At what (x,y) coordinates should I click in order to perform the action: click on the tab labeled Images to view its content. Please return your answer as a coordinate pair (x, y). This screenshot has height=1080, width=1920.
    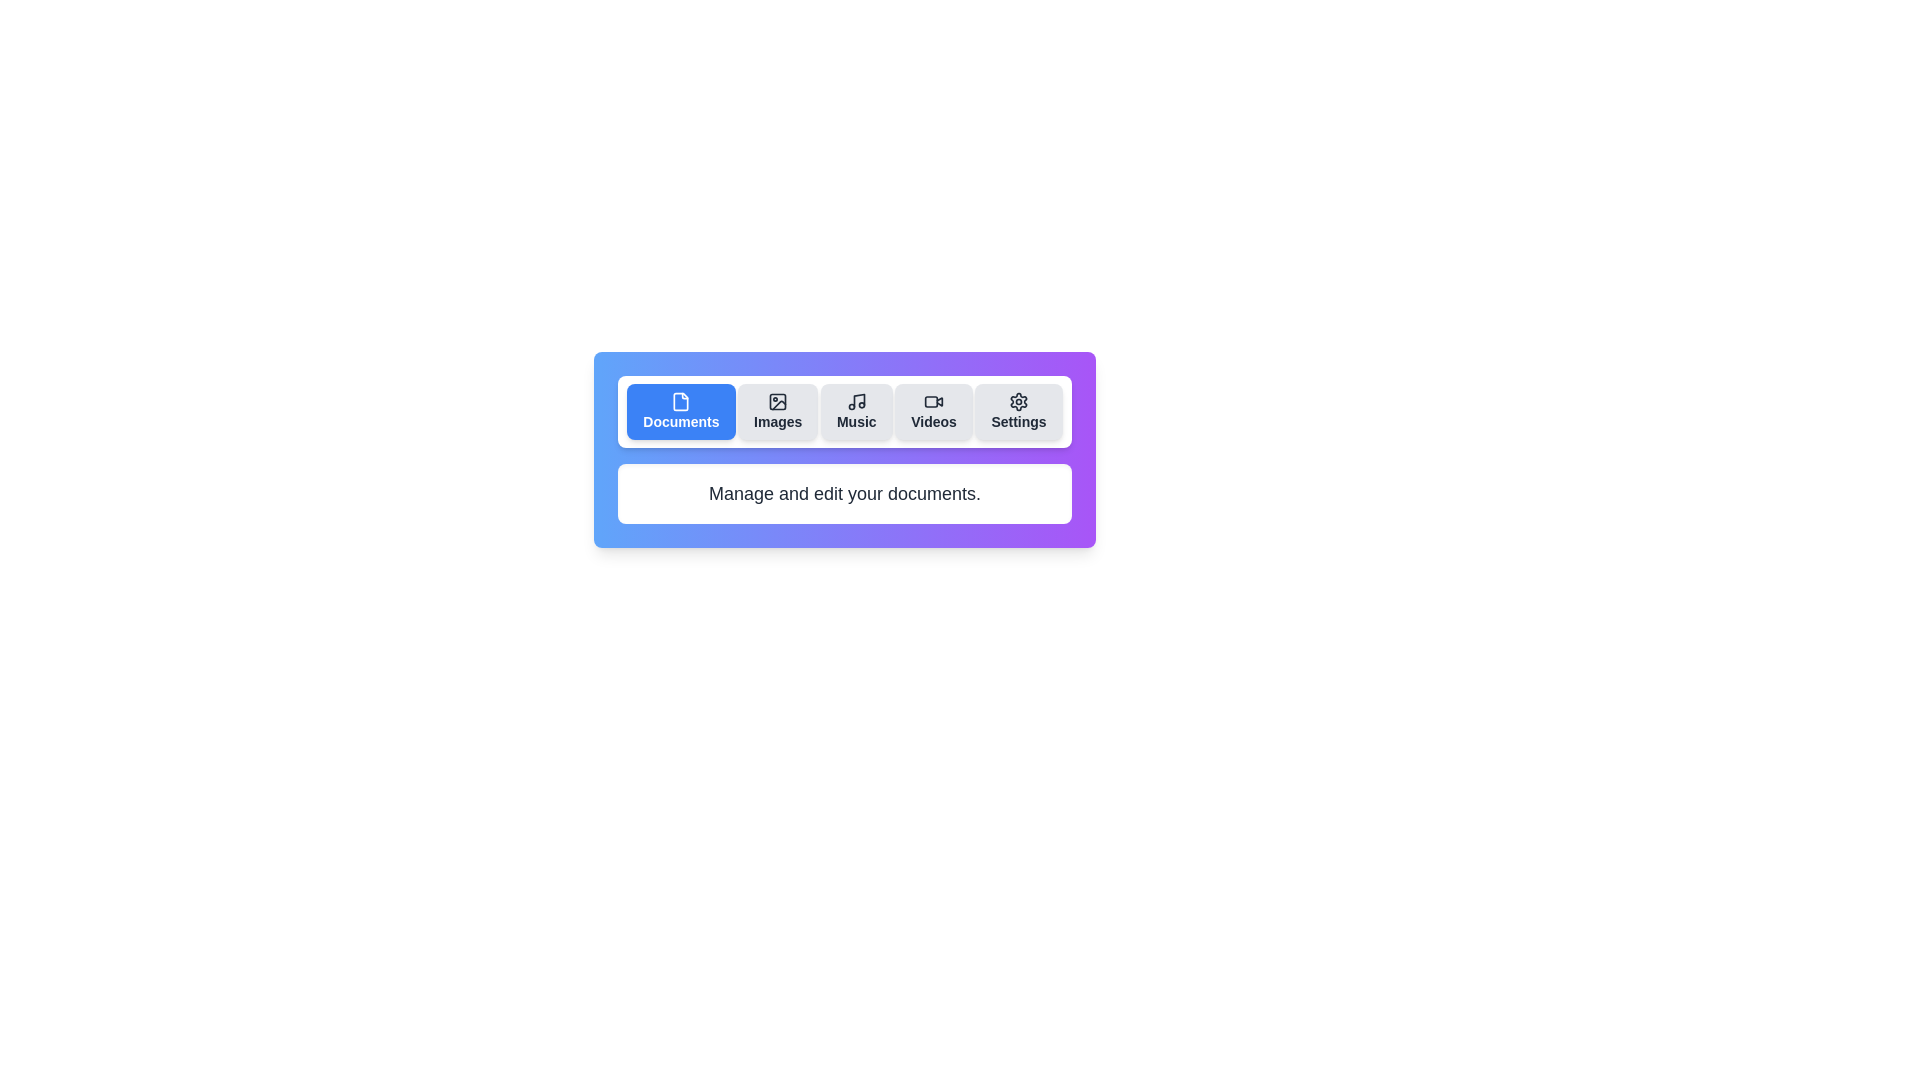
    Looking at the image, I should click on (777, 411).